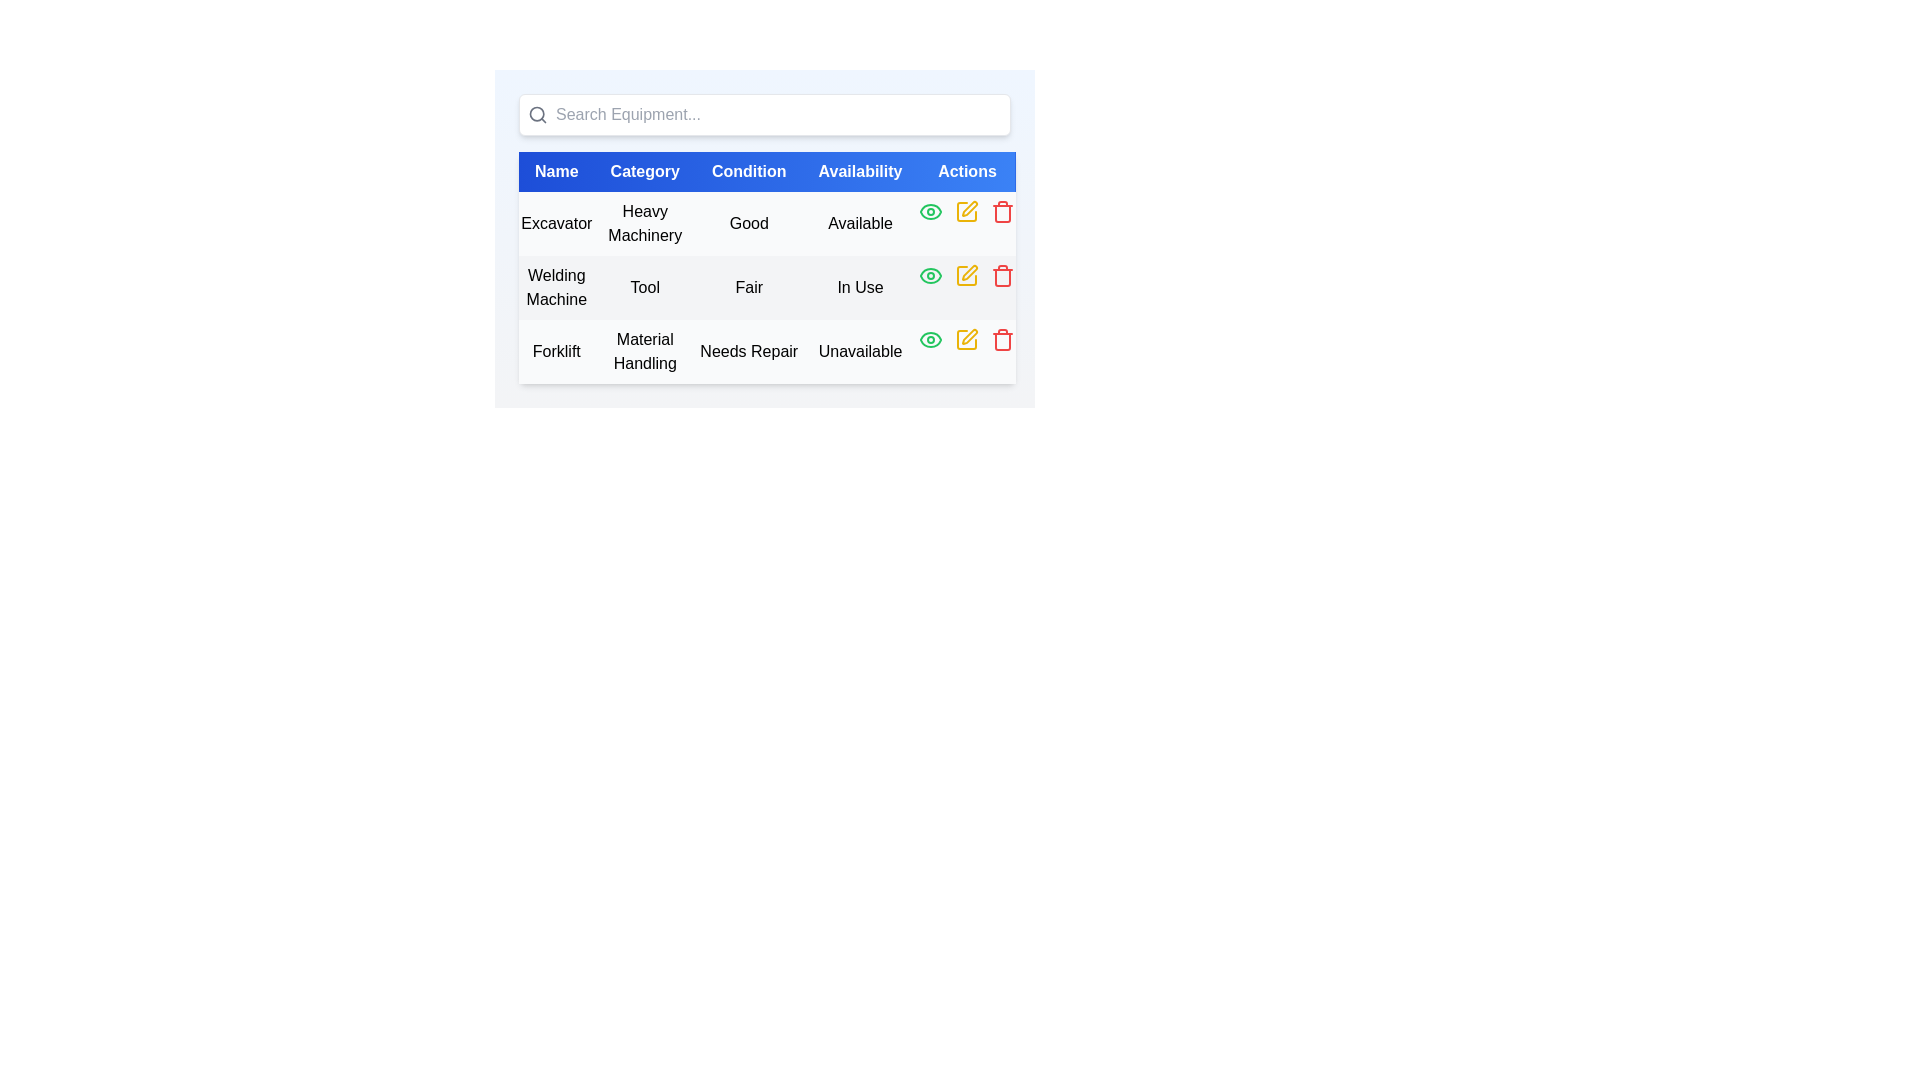 The image size is (1920, 1080). Describe the element at coordinates (556, 350) in the screenshot. I see `the text label displaying 'Forklift' in black font, located in the first column of the third row of the table` at that location.